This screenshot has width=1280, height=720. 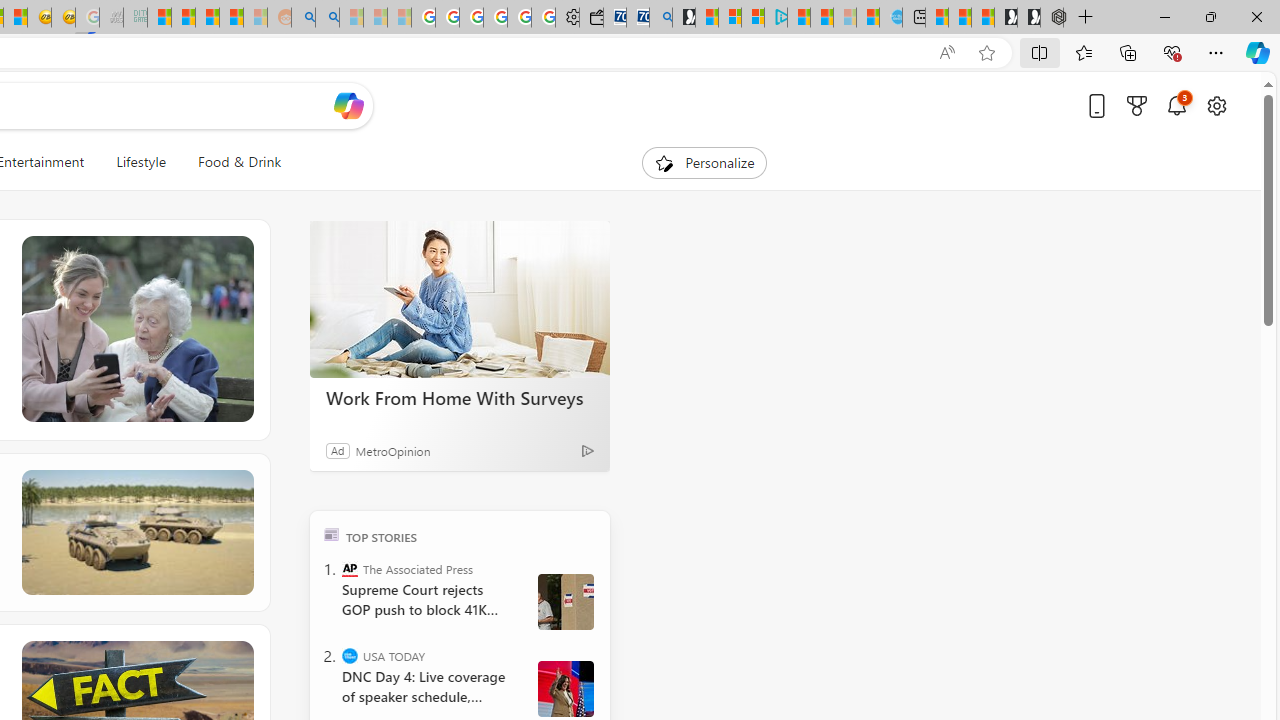 What do you see at coordinates (327, 17) in the screenshot?
I see `'Utah sues federal government - Search'` at bounding box center [327, 17].